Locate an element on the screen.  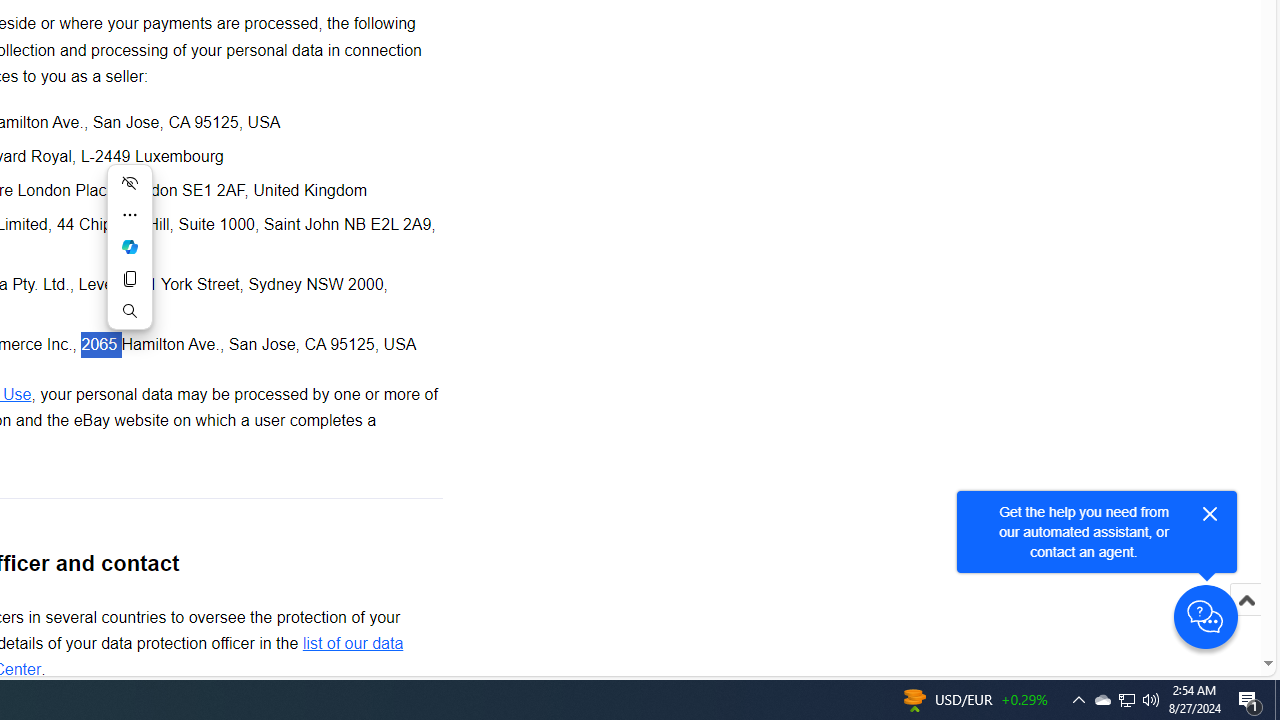
'Ask Copilot' is located at coordinates (128, 245).